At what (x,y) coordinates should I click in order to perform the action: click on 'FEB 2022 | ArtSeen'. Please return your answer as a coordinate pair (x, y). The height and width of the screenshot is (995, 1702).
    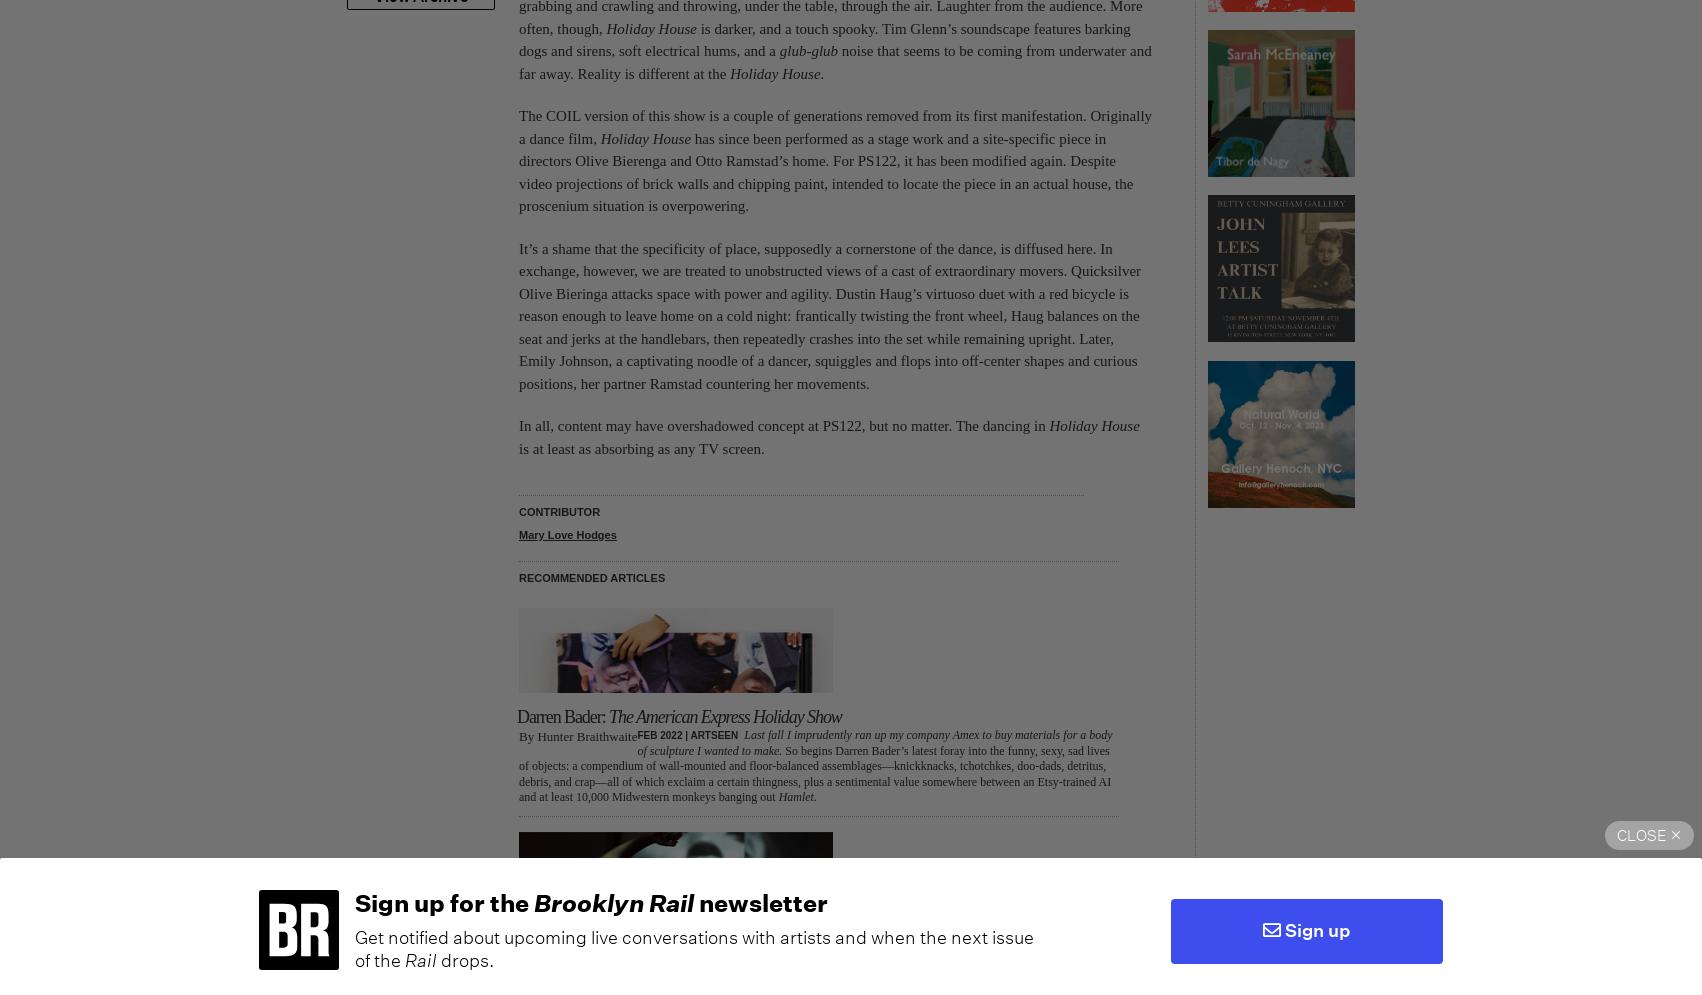
    Looking at the image, I should click on (687, 734).